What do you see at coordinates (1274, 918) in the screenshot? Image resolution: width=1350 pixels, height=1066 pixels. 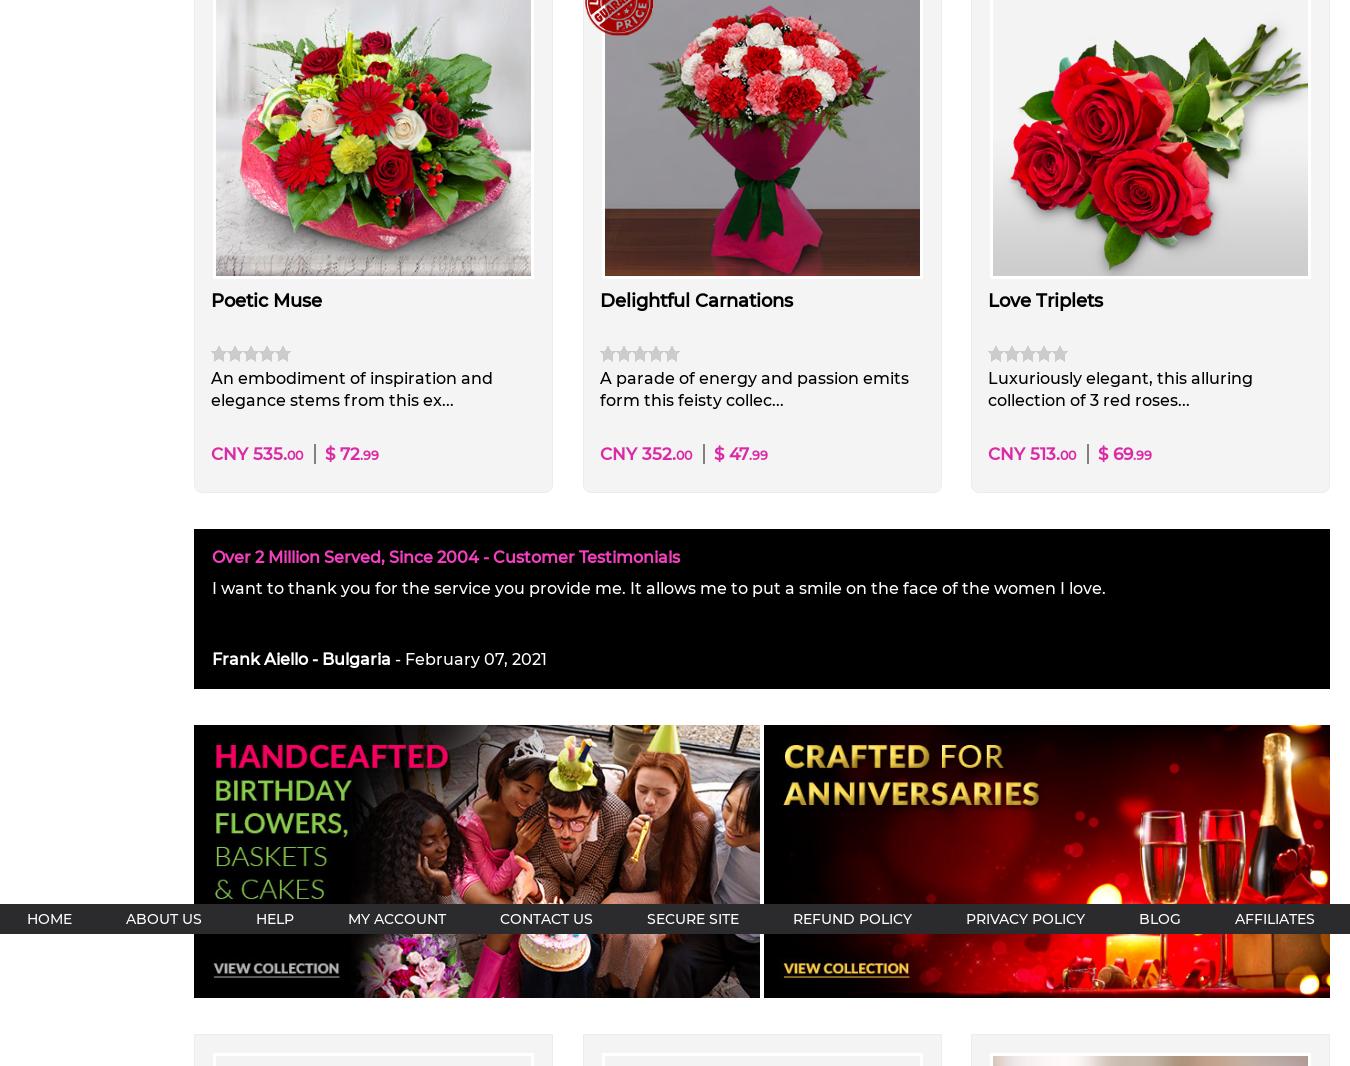 I see `'AFFILIATES'` at bounding box center [1274, 918].